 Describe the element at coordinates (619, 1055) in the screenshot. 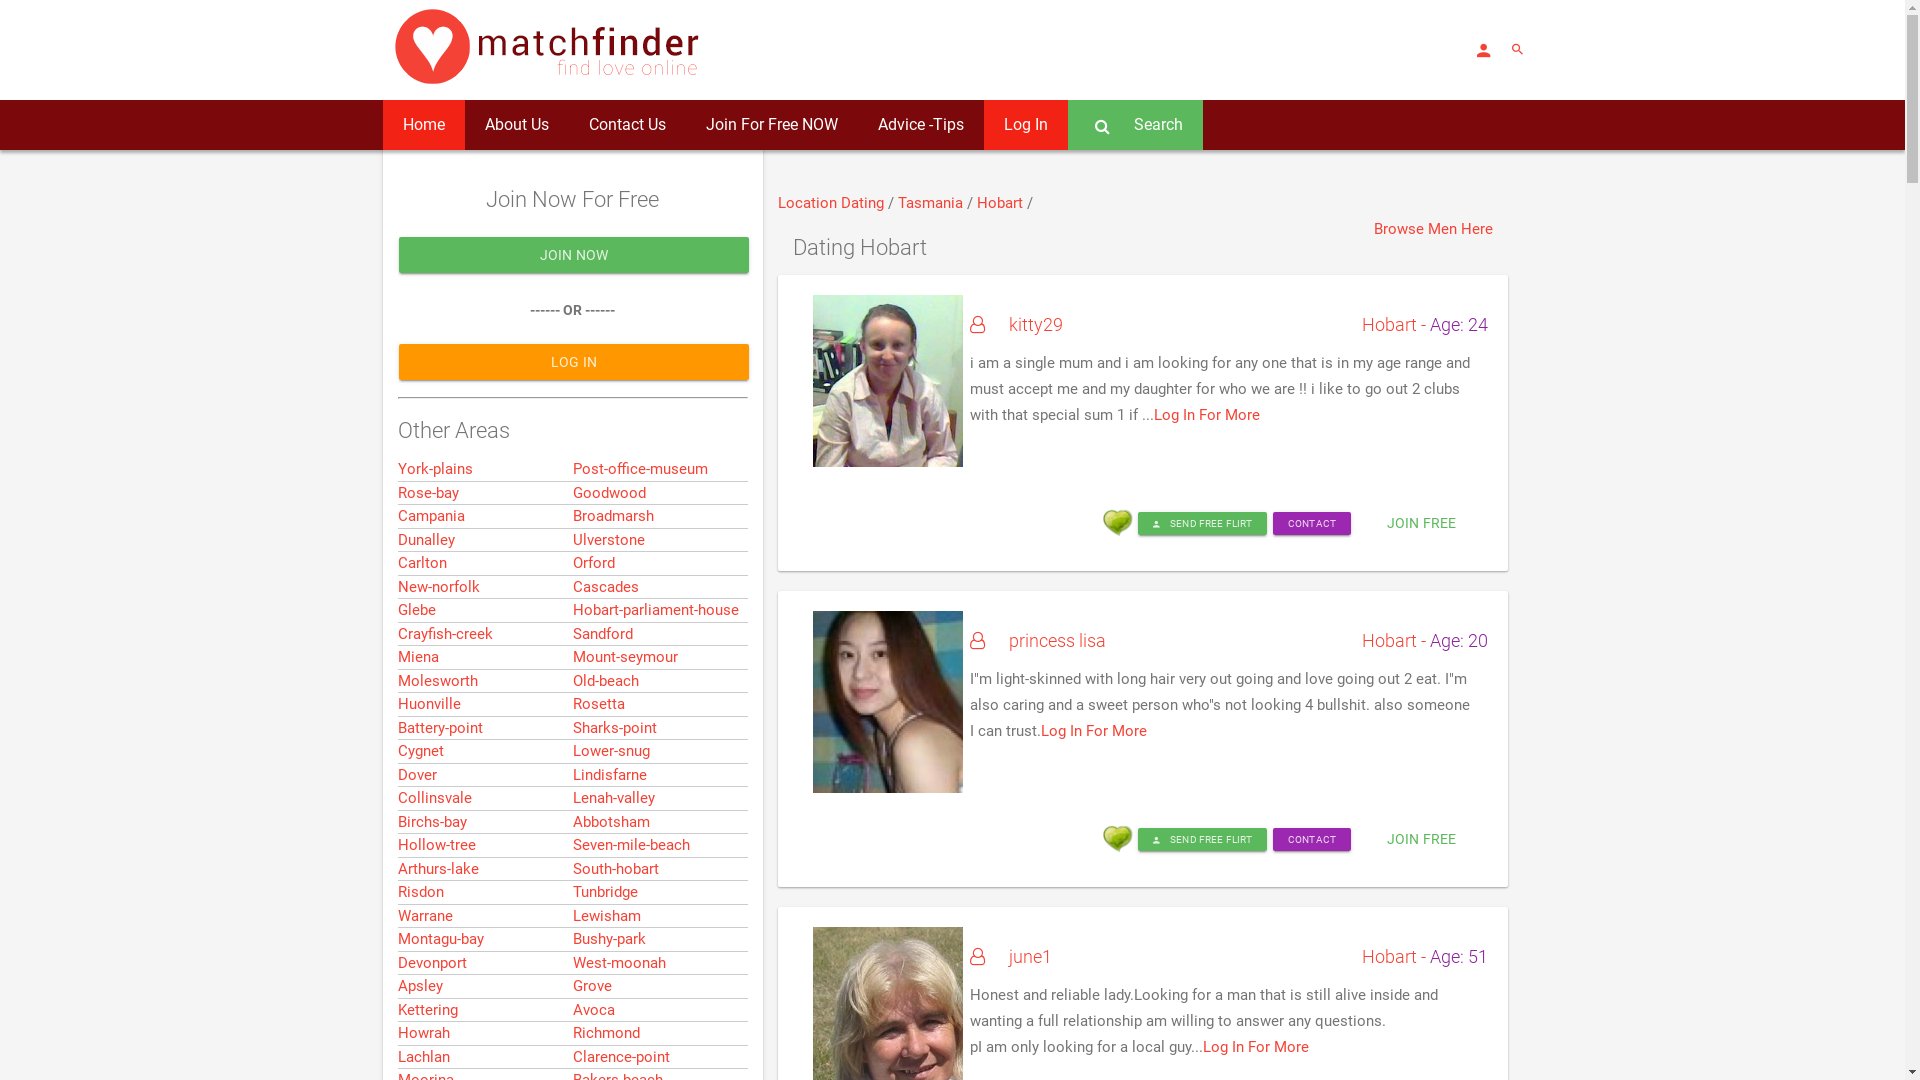

I see `'Clarence-point'` at that location.